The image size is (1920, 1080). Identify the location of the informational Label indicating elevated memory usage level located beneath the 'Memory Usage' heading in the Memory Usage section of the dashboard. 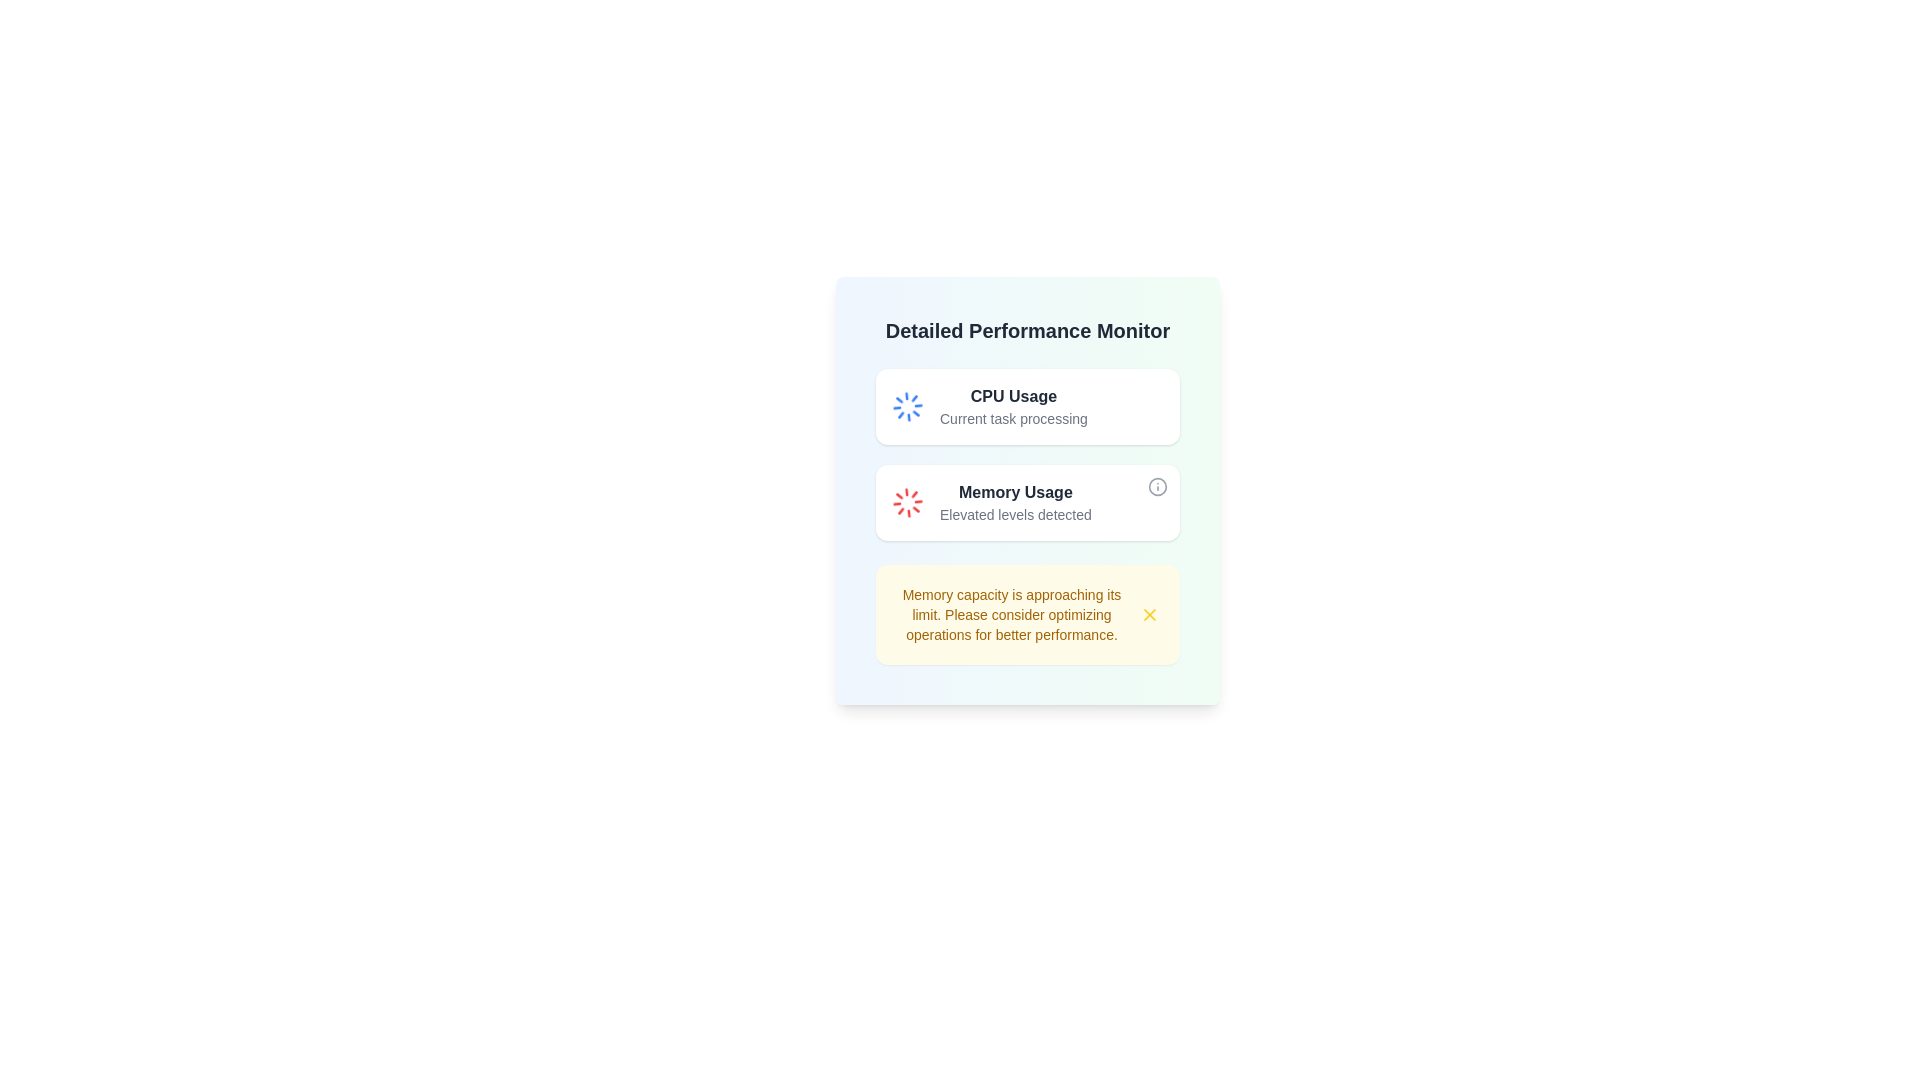
(1015, 514).